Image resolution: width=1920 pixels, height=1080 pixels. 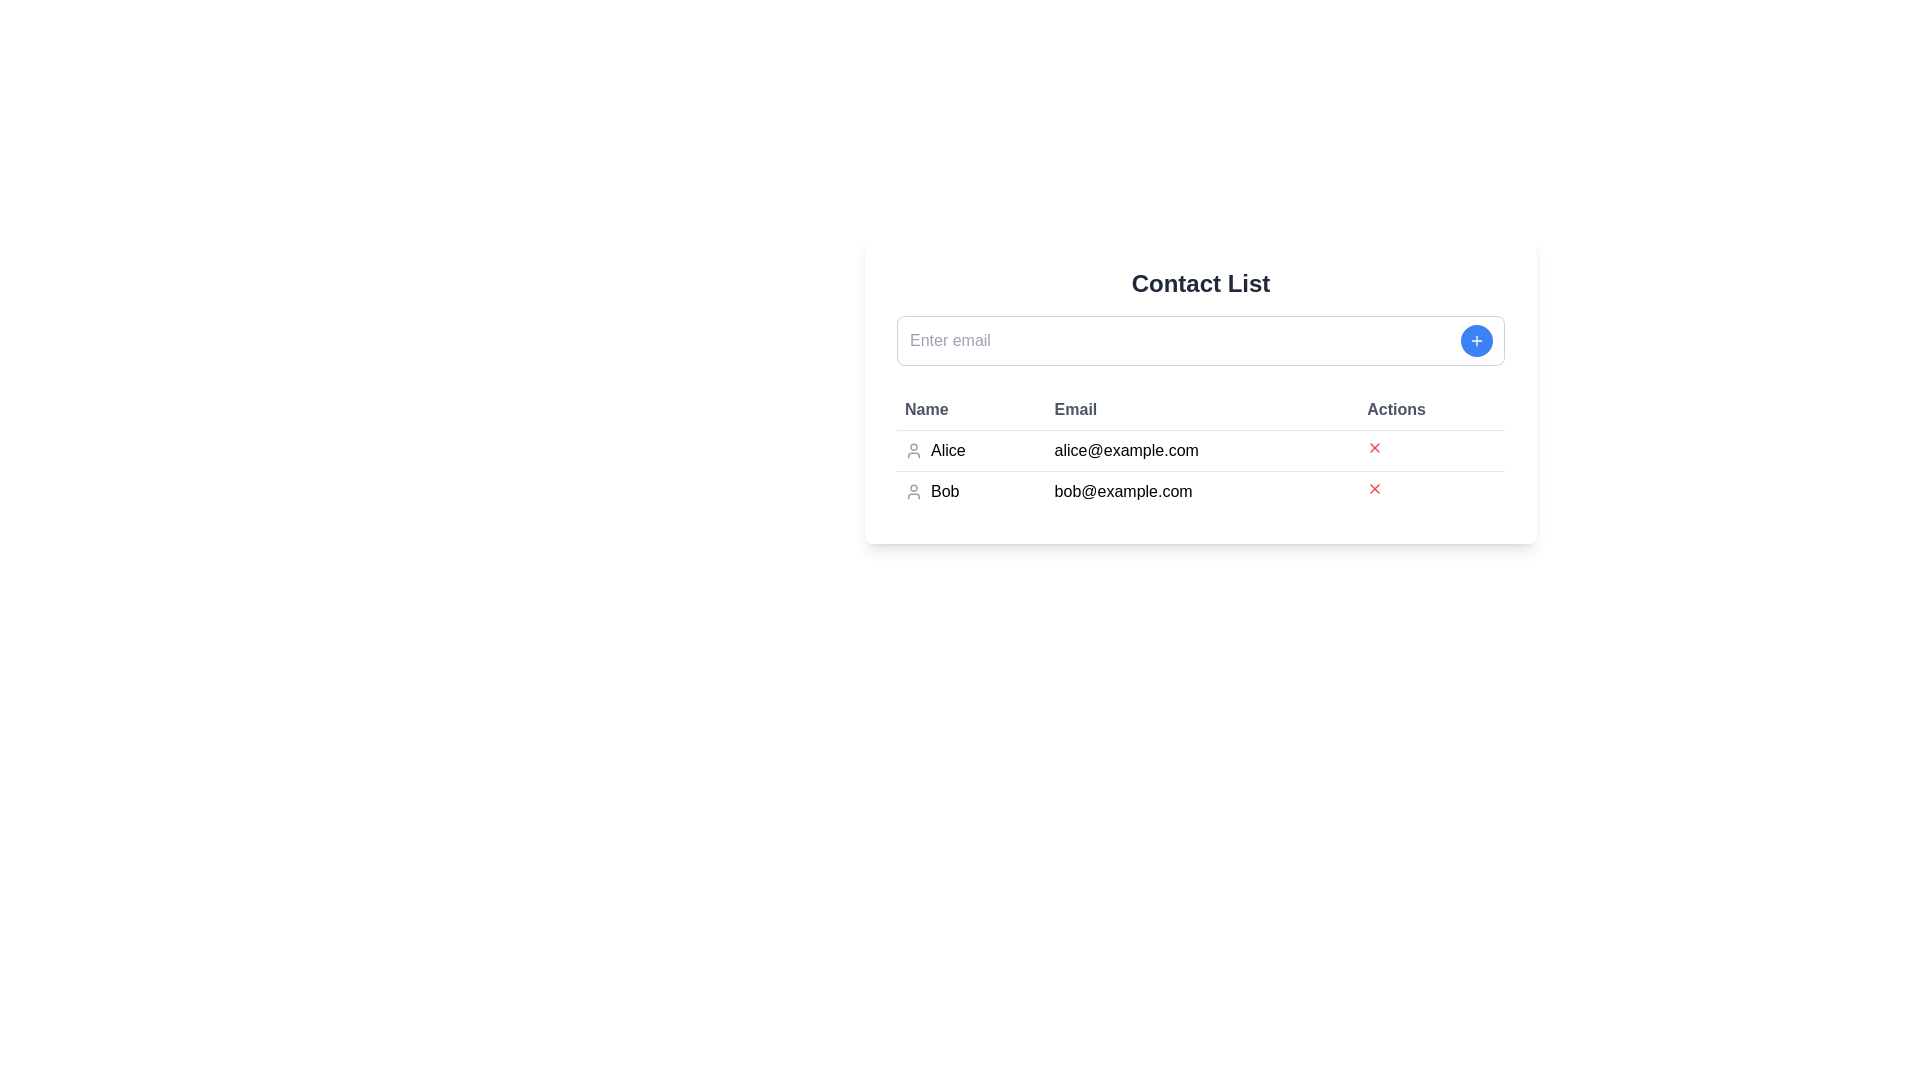 I want to click on the first data row of the 'Contact List' table, which displays user information including name and email contact details, so click(x=1200, y=470).